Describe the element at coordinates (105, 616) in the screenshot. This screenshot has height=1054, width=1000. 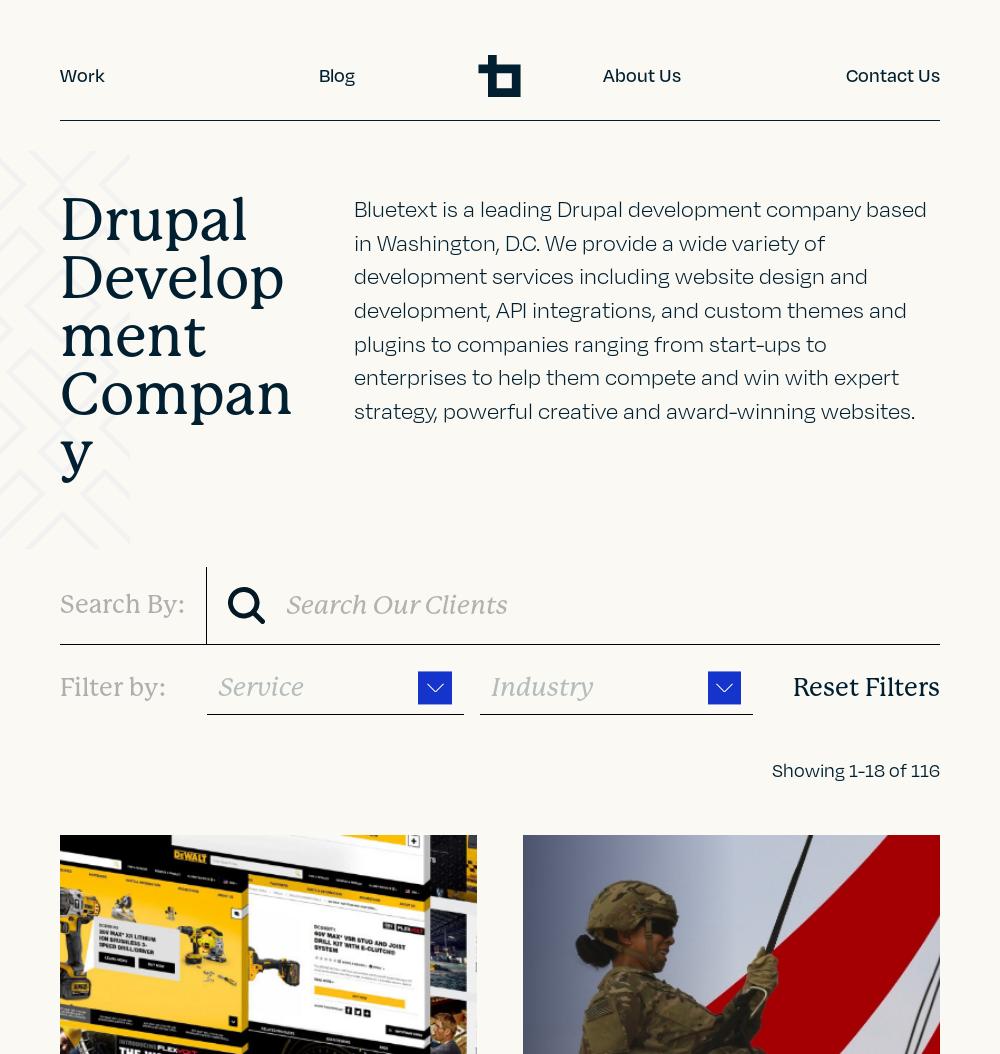
I see `'Naming'` at that location.